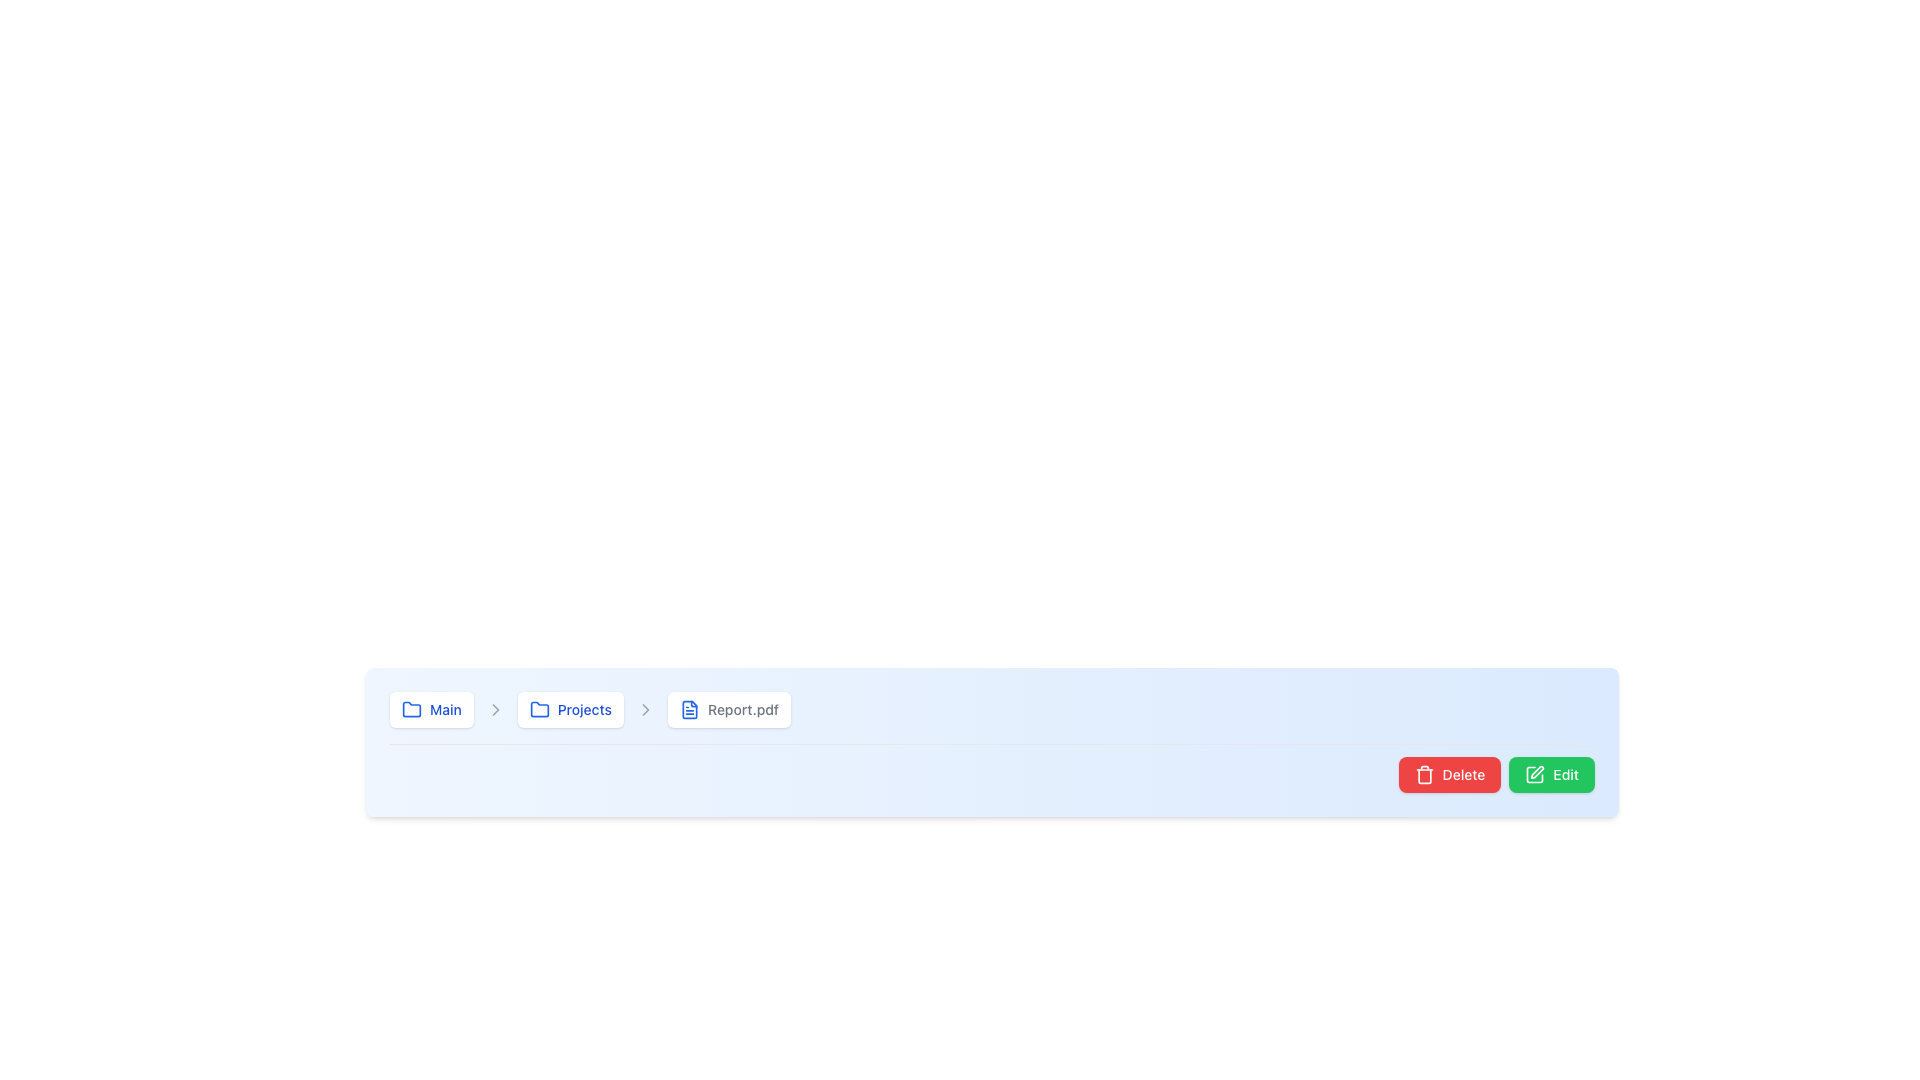 The image size is (1920, 1080). What do you see at coordinates (1423, 774) in the screenshot?
I see `the delete icon located to the left of the 'Delete' text button in the lower right section of the interface to initiate a delete action` at bounding box center [1423, 774].